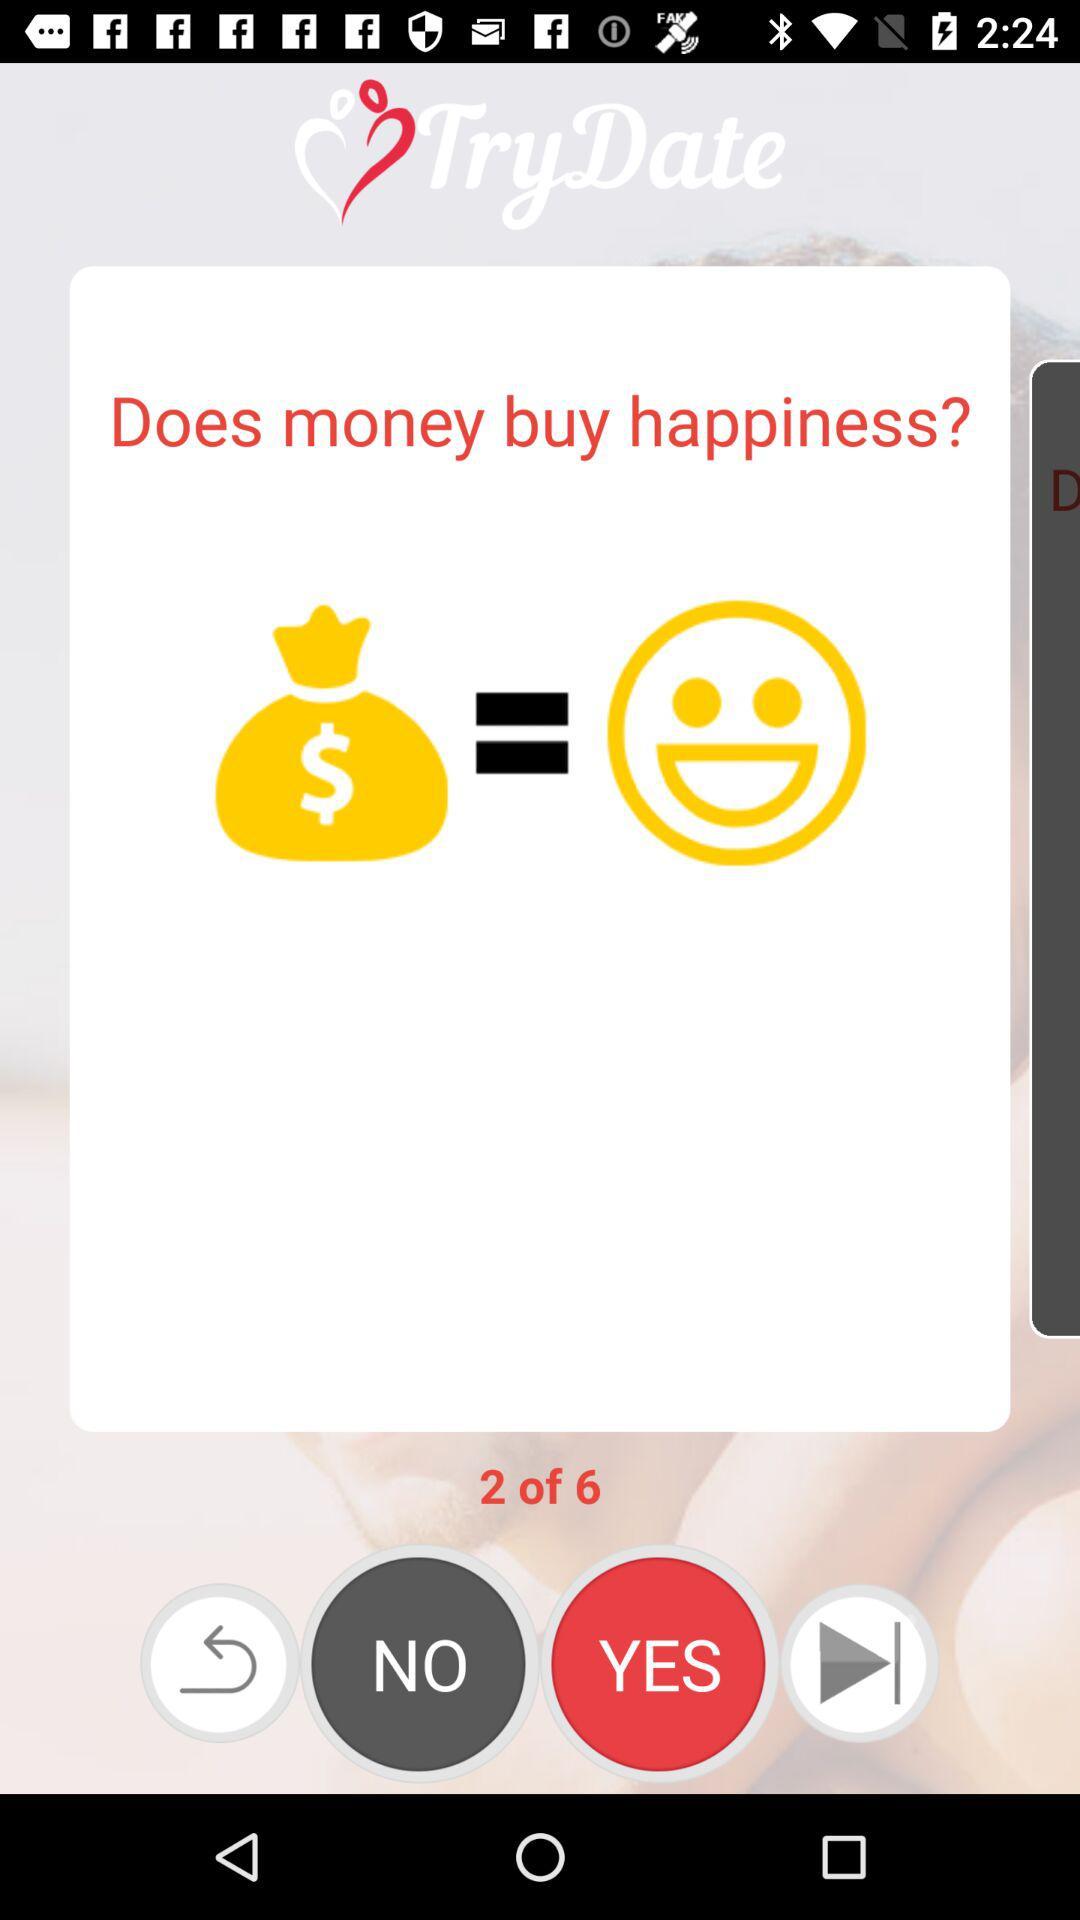 Image resolution: width=1080 pixels, height=1920 pixels. Describe the element at coordinates (659, 1663) in the screenshot. I see `poll answer yes` at that location.